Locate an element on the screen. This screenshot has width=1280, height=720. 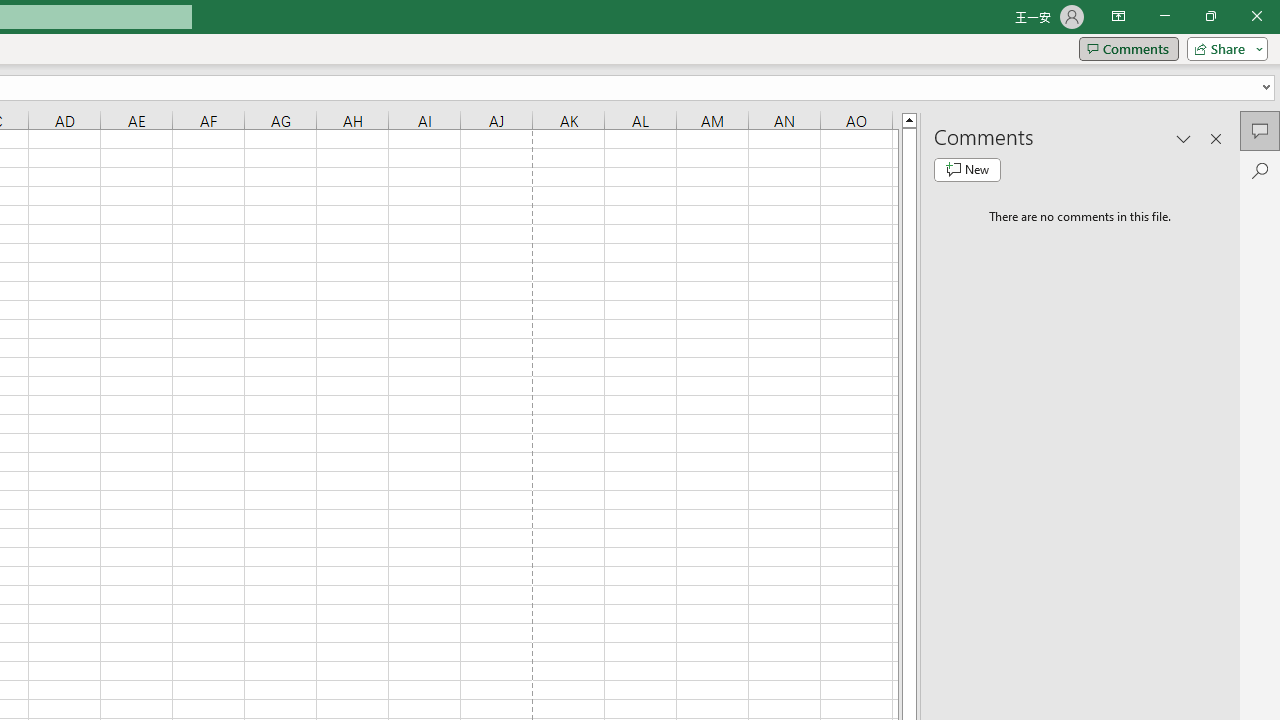
'Comments' is located at coordinates (1128, 47).